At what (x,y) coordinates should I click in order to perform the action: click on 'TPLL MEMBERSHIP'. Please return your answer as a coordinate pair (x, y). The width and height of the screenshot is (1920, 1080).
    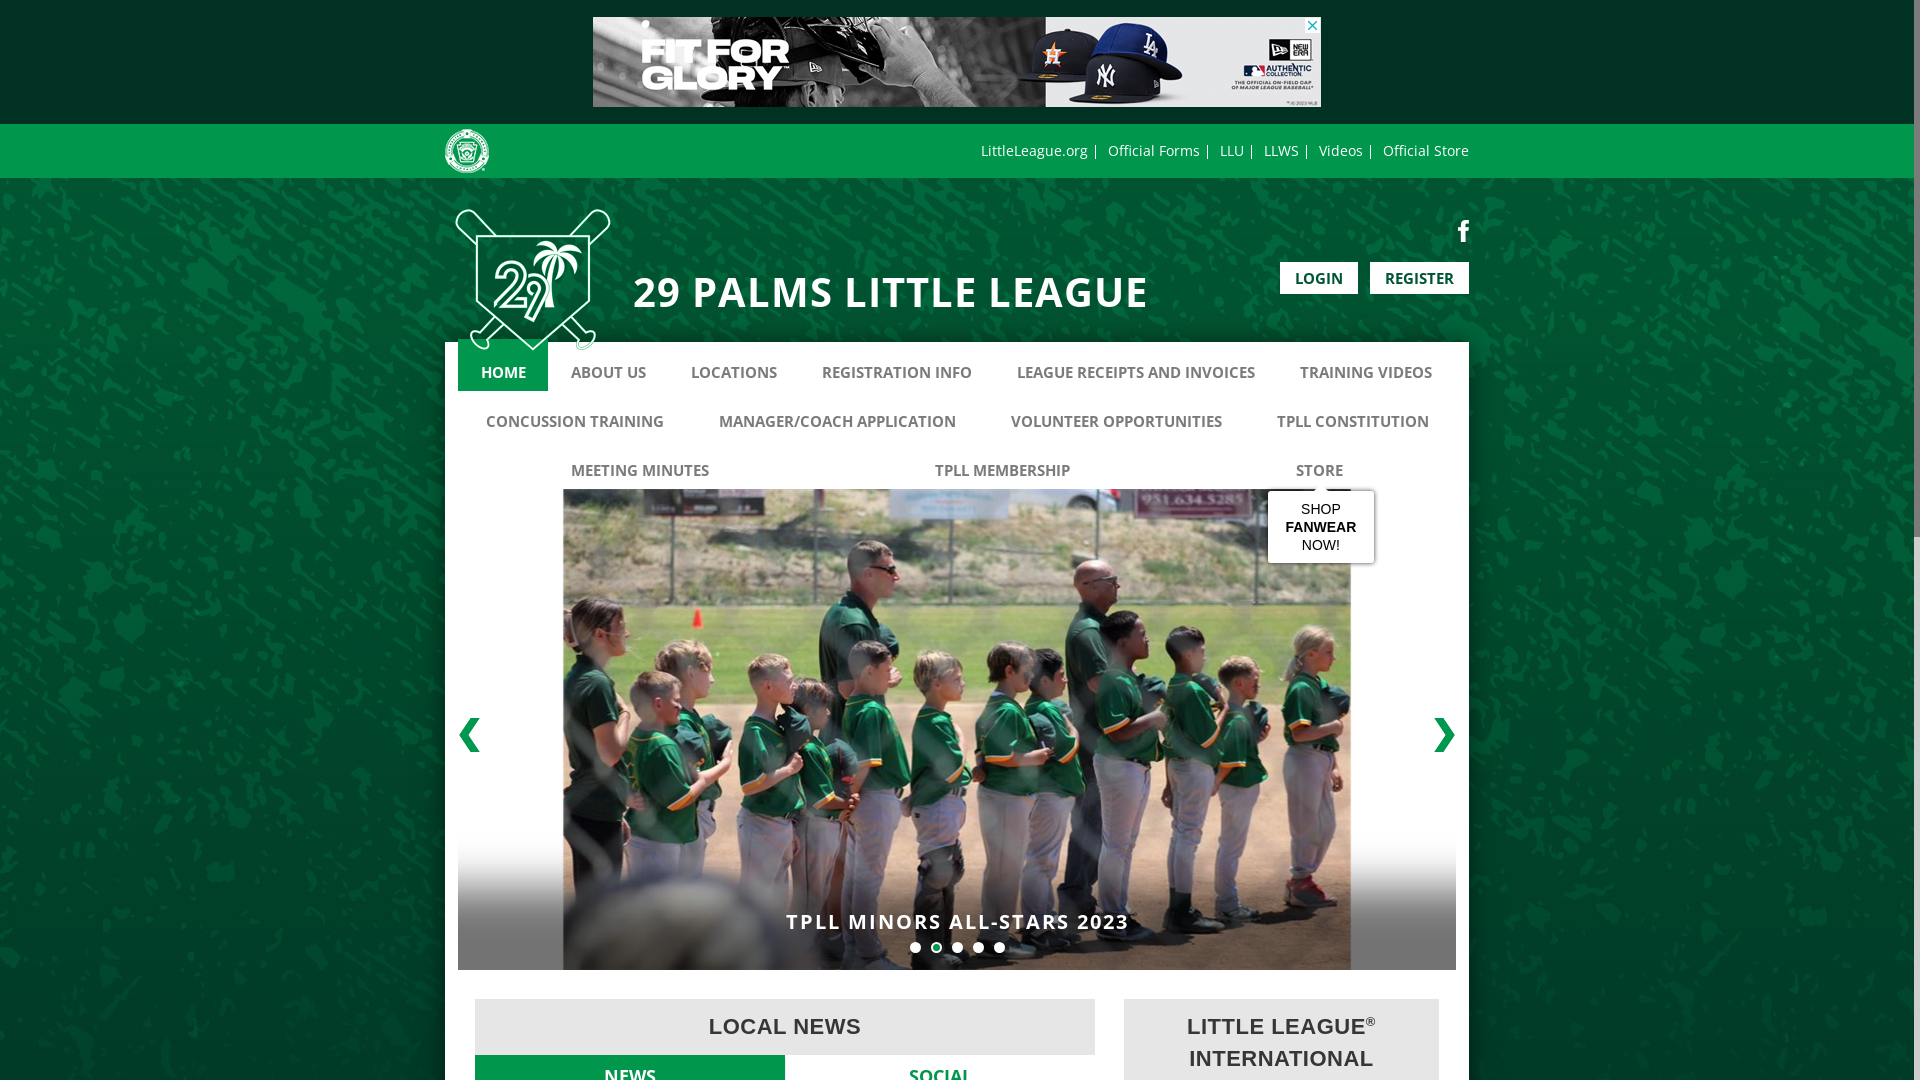
    Looking at the image, I should click on (1002, 462).